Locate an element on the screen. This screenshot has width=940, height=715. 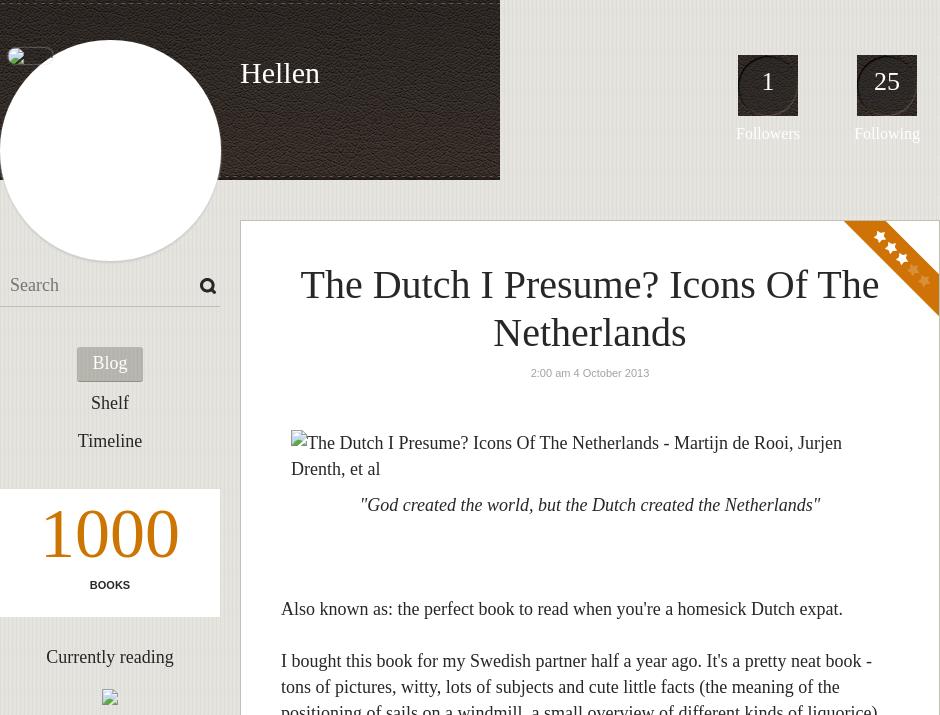
'BOOKS' is located at coordinates (109, 583).